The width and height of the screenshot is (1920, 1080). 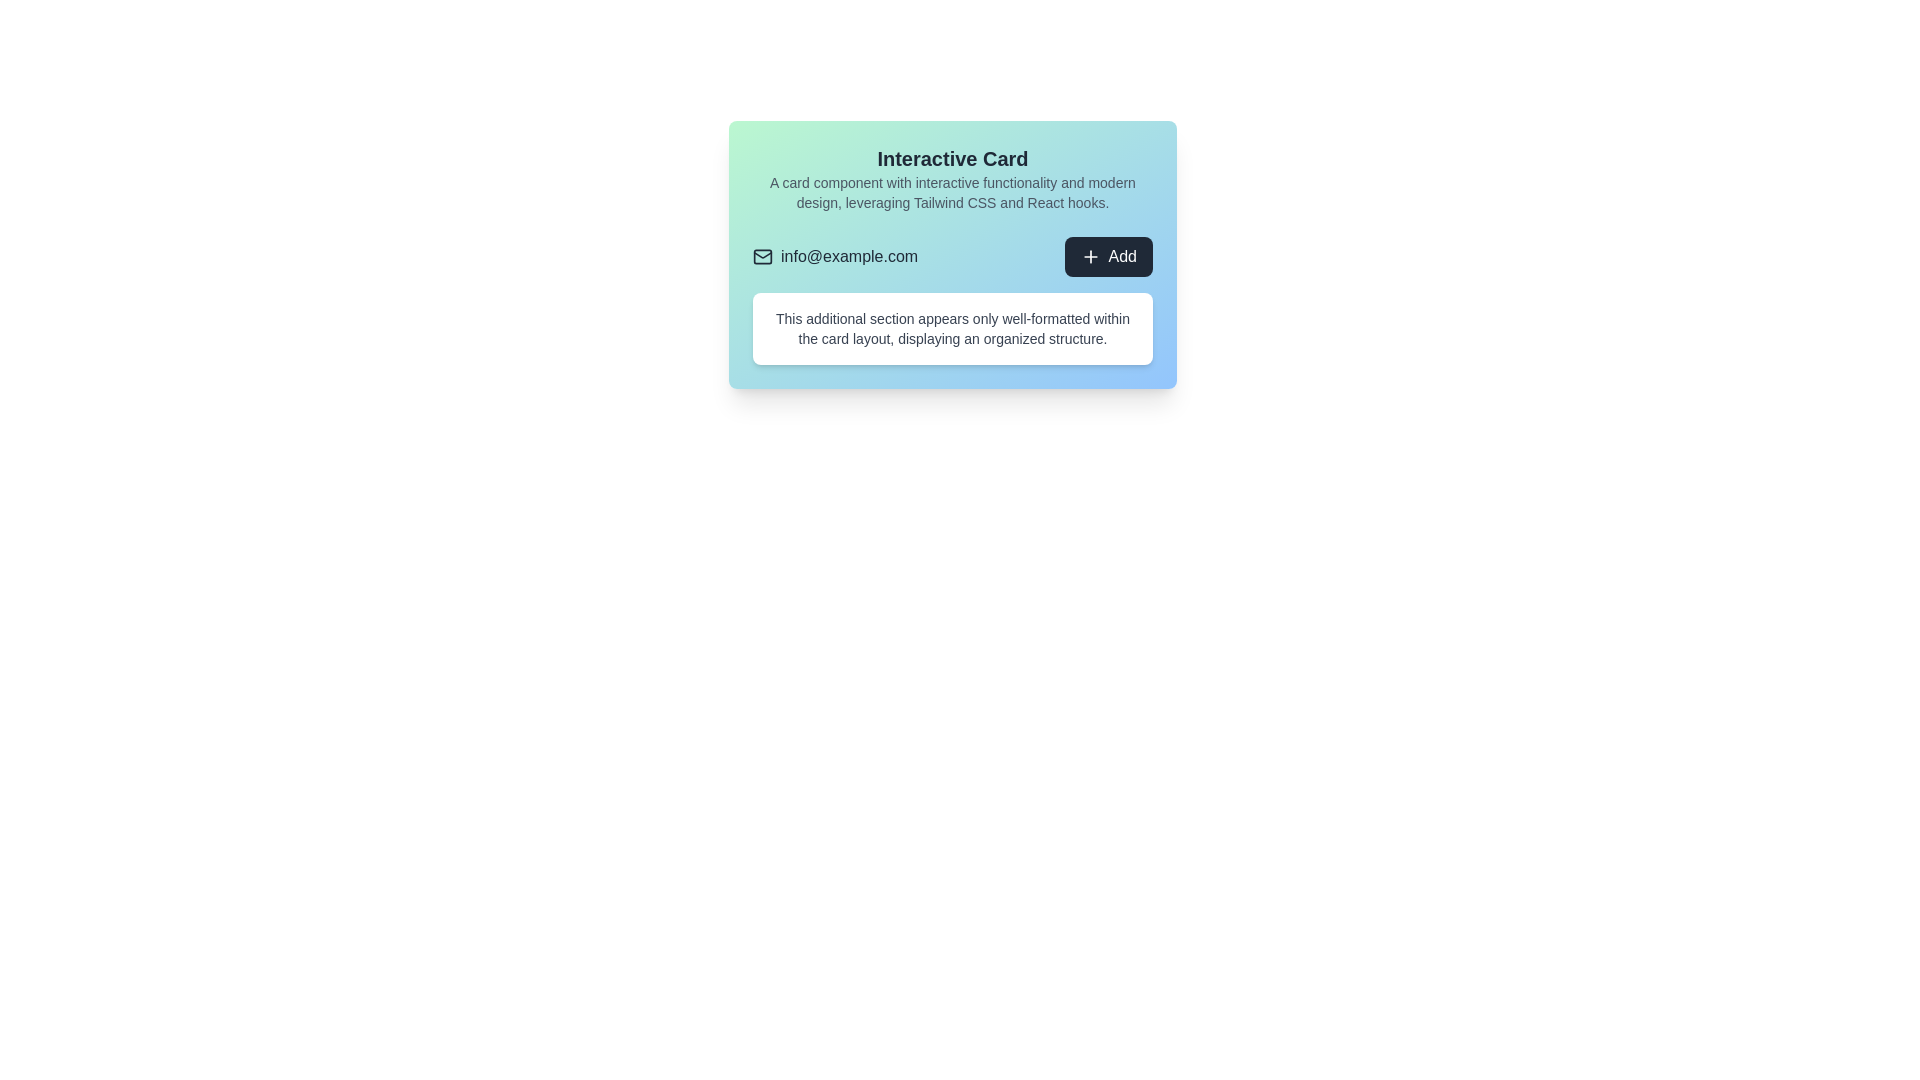 What do you see at coordinates (1089, 256) in the screenshot?
I see `the appearance of the 'Add' icon located in the top-right area of the card, which visually represents the 'Add' action` at bounding box center [1089, 256].